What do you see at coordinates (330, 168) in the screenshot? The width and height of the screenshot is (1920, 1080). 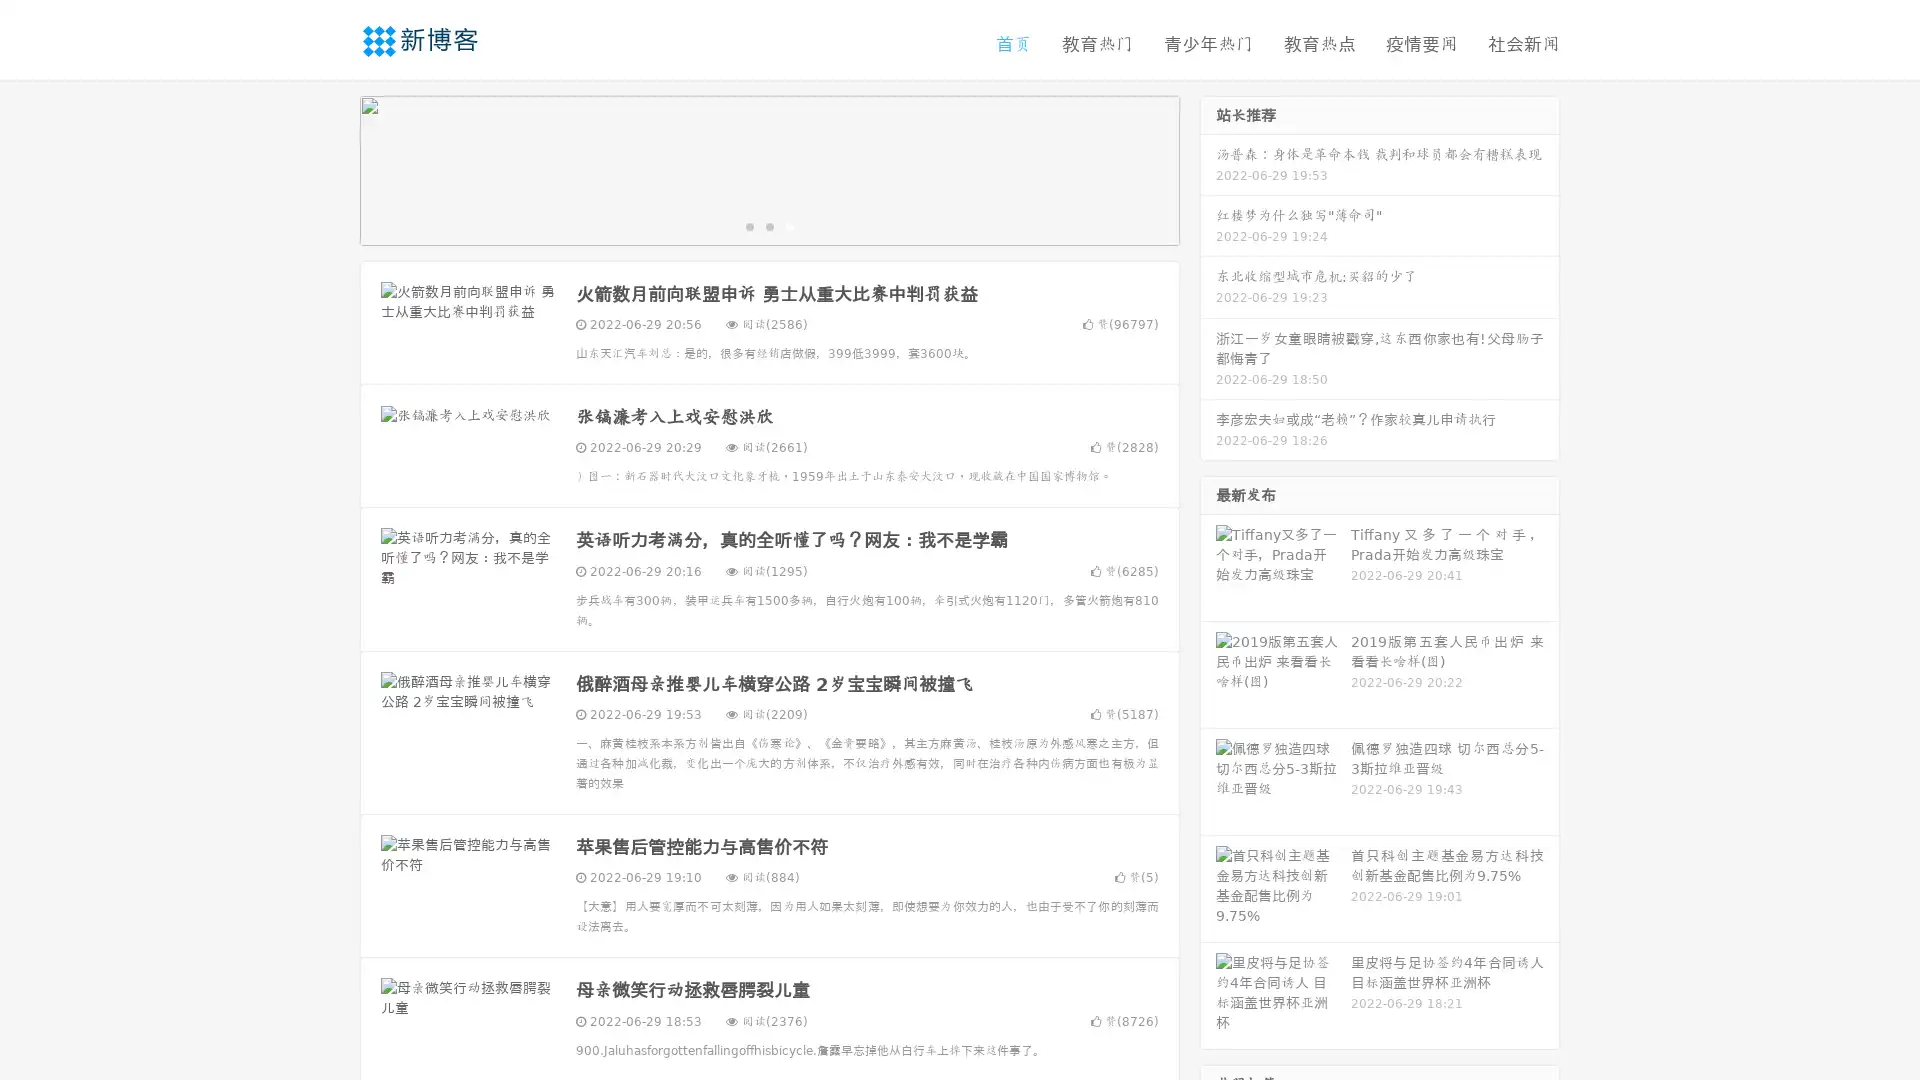 I see `Previous slide` at bounding box center [330, 168].